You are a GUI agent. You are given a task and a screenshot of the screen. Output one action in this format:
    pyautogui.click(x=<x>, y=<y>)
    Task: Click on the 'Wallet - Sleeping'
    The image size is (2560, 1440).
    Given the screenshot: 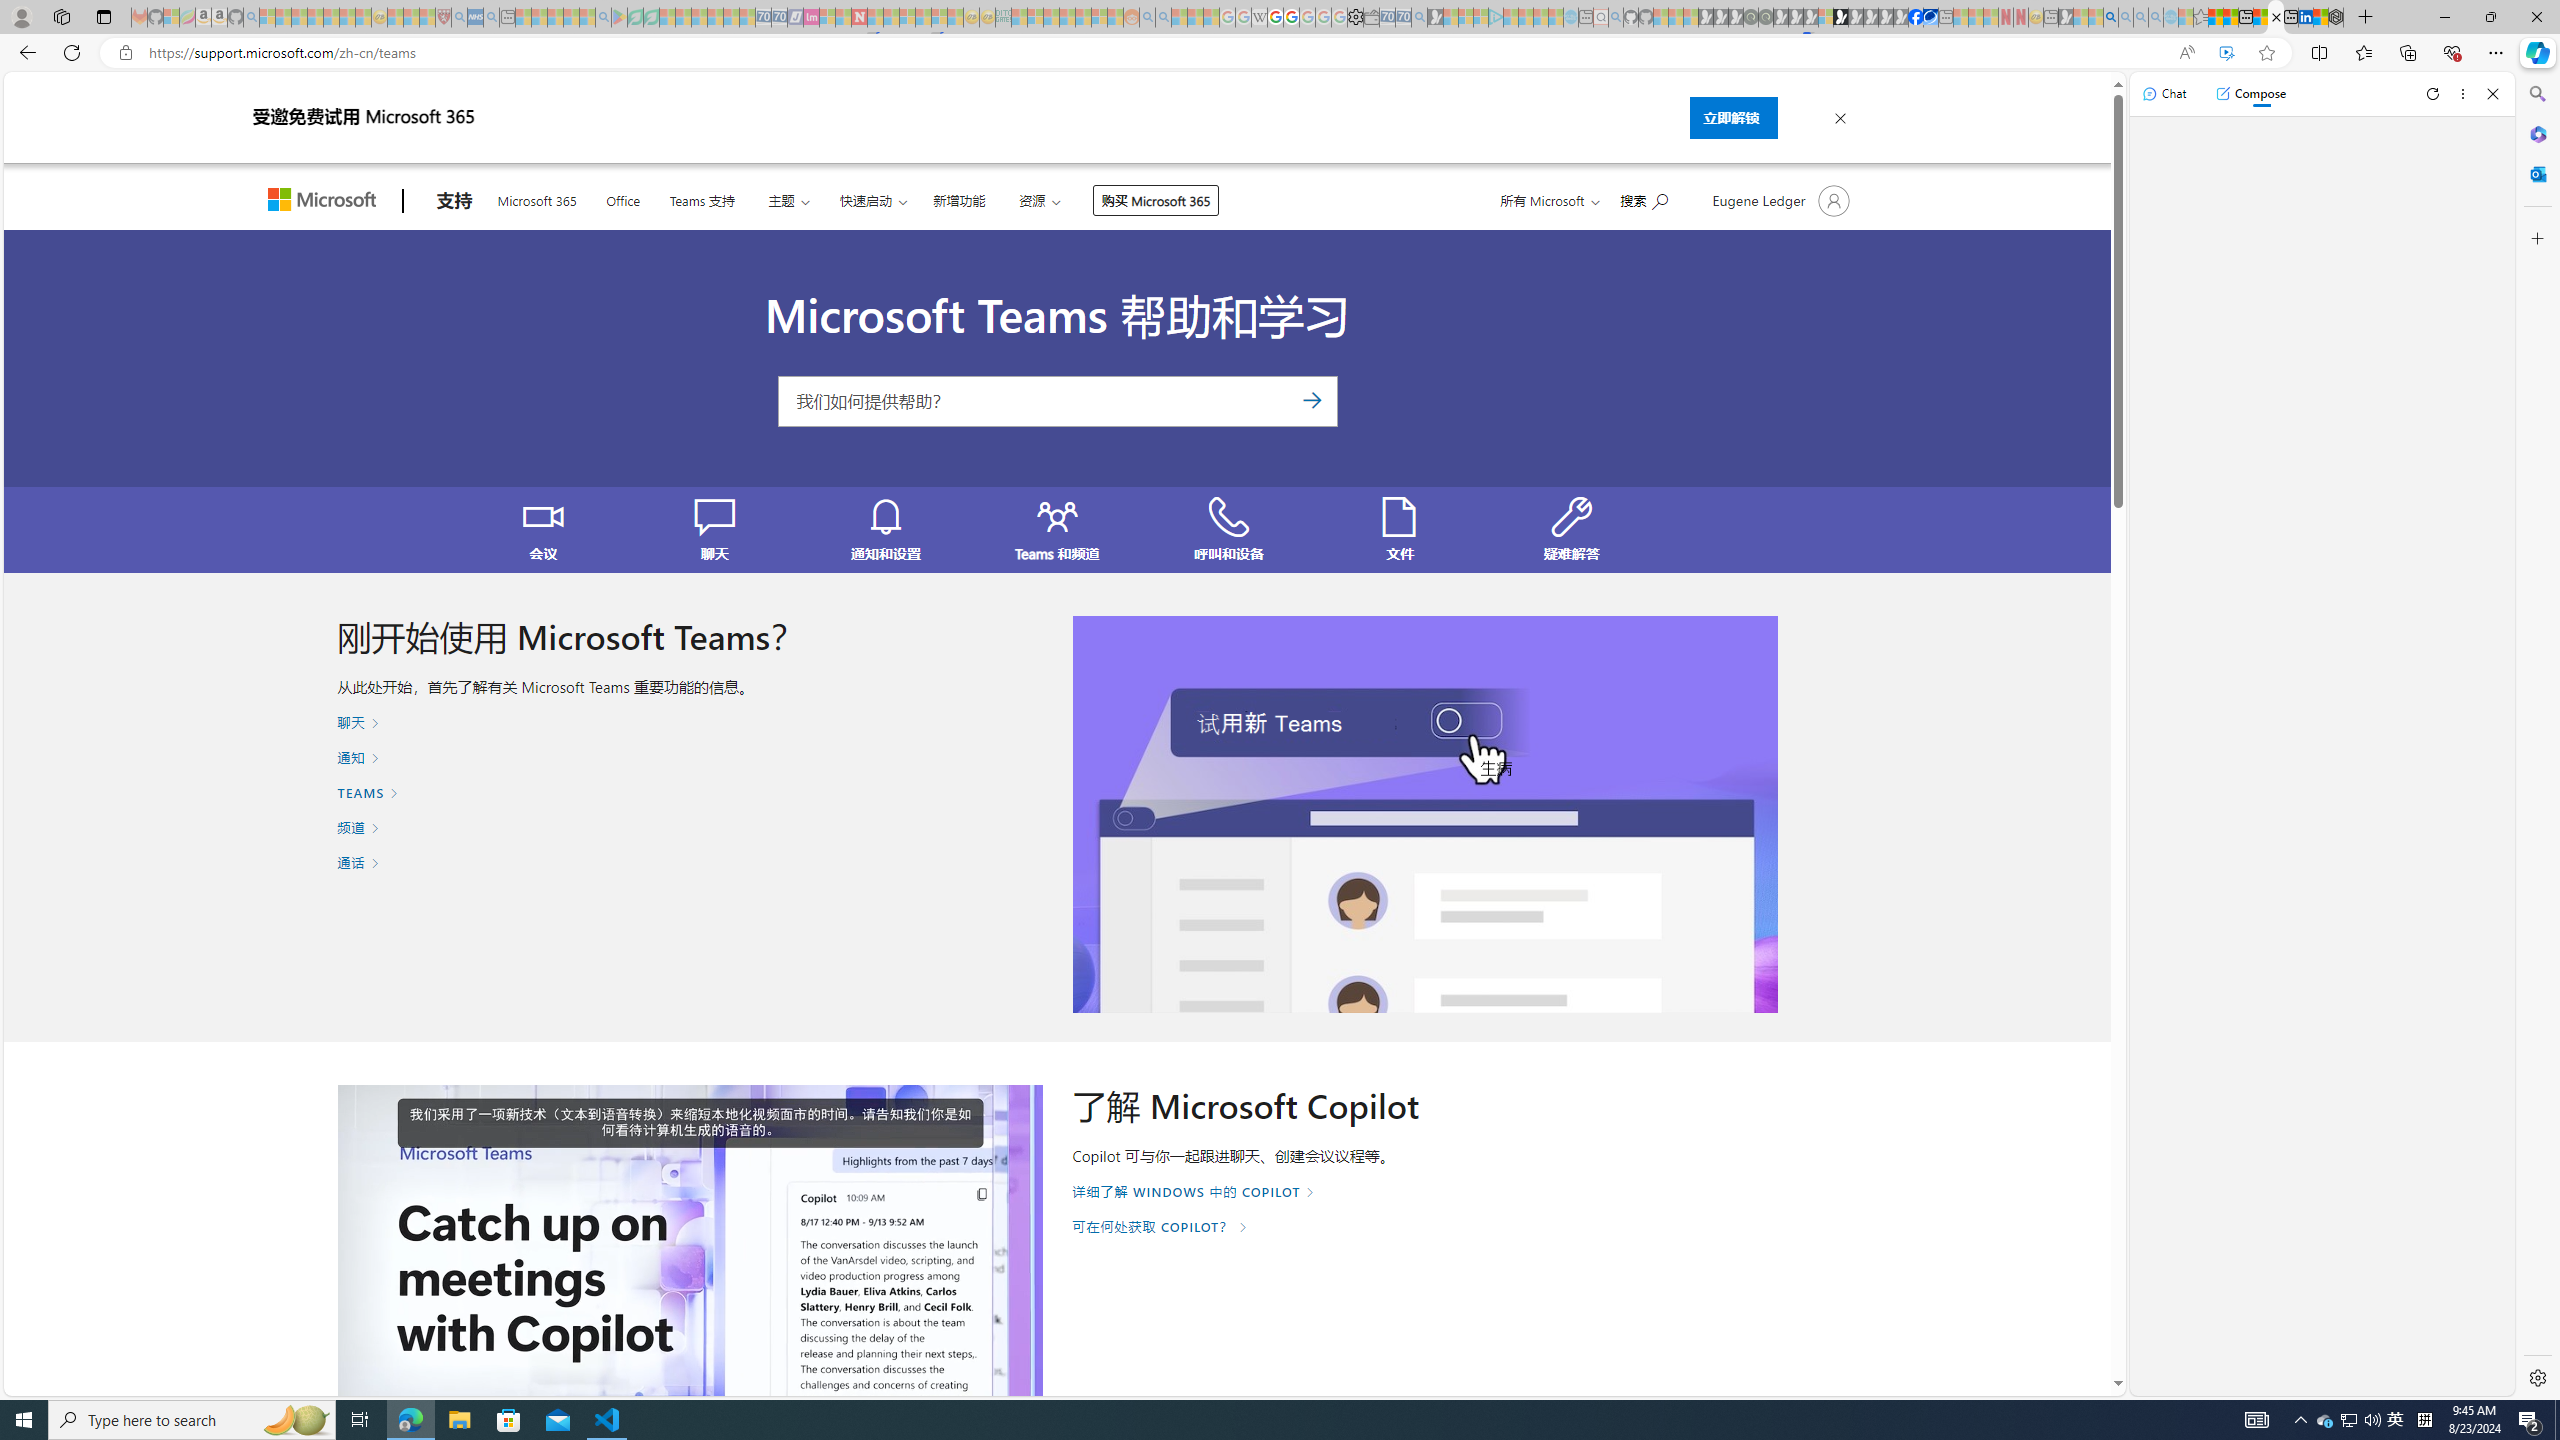 What is the action you would take?
    pyautogui.click(x=1369, y=16)
    